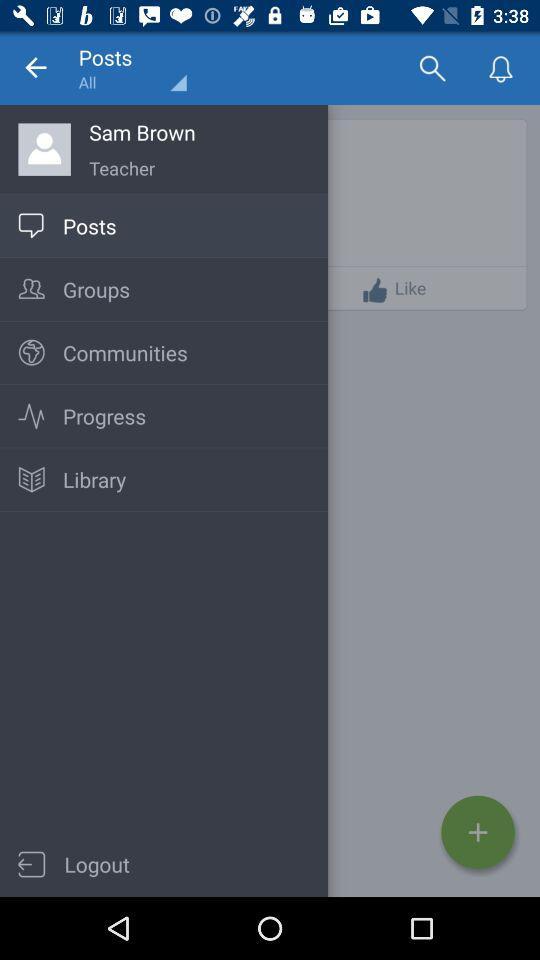 The image size is (540, 960). I want to click on posts, so click(133, 67).